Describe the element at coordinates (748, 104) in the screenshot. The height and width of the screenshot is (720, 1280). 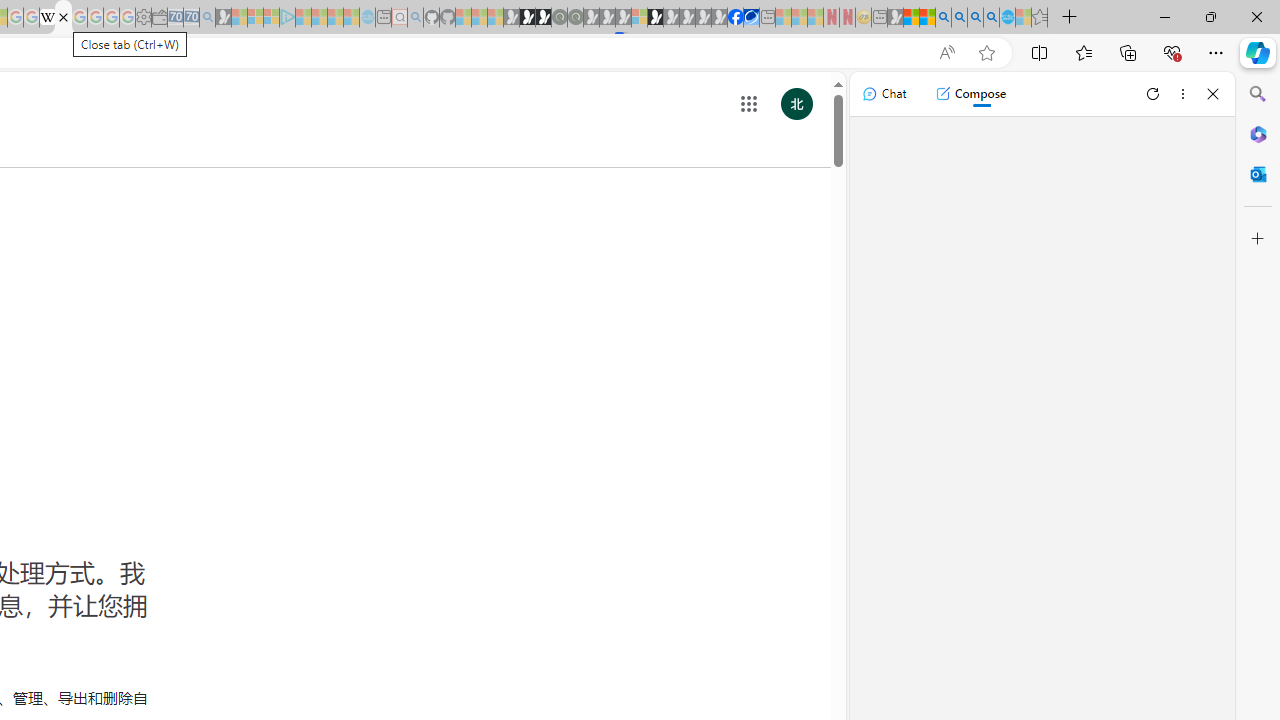
I see `'Class: gb_E'` at that location.